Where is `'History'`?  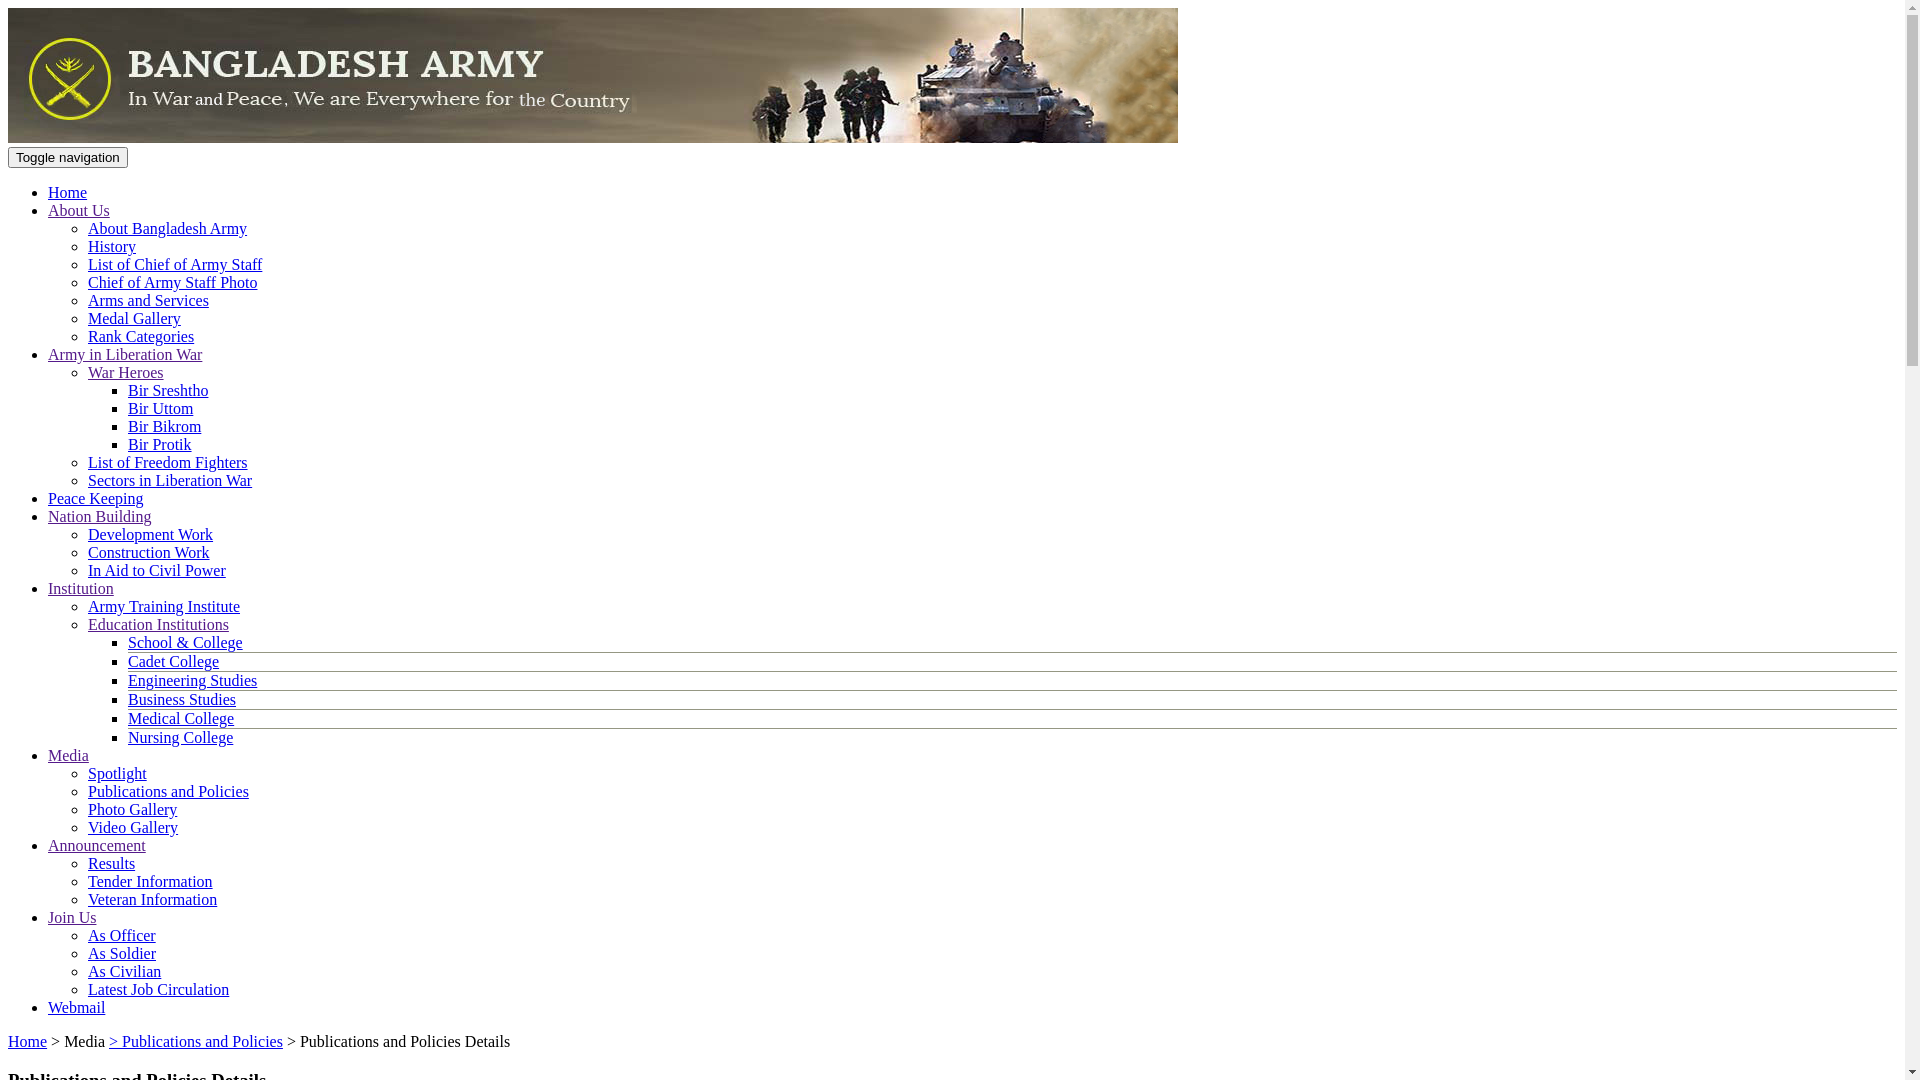 'History' is located at coordinates (86, 245).